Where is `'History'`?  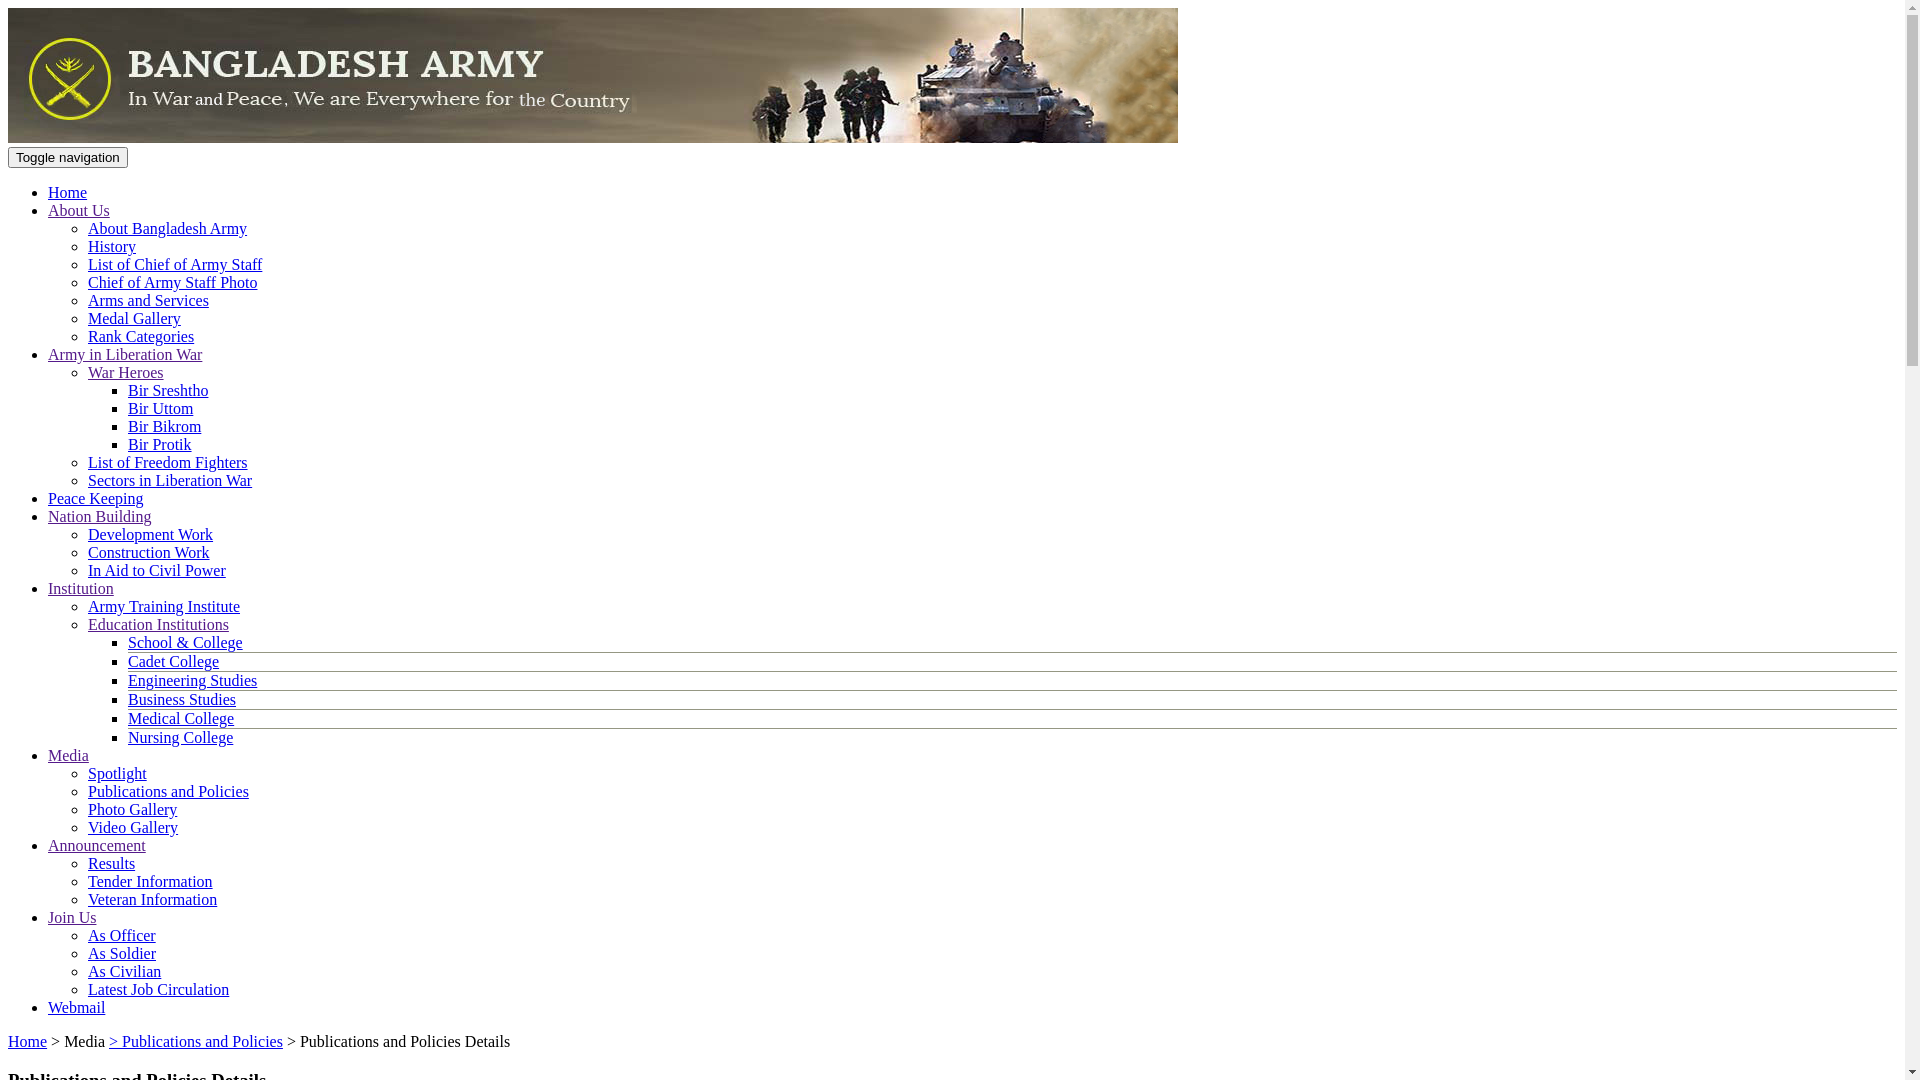 'History' is located at coordinates (86, 245).